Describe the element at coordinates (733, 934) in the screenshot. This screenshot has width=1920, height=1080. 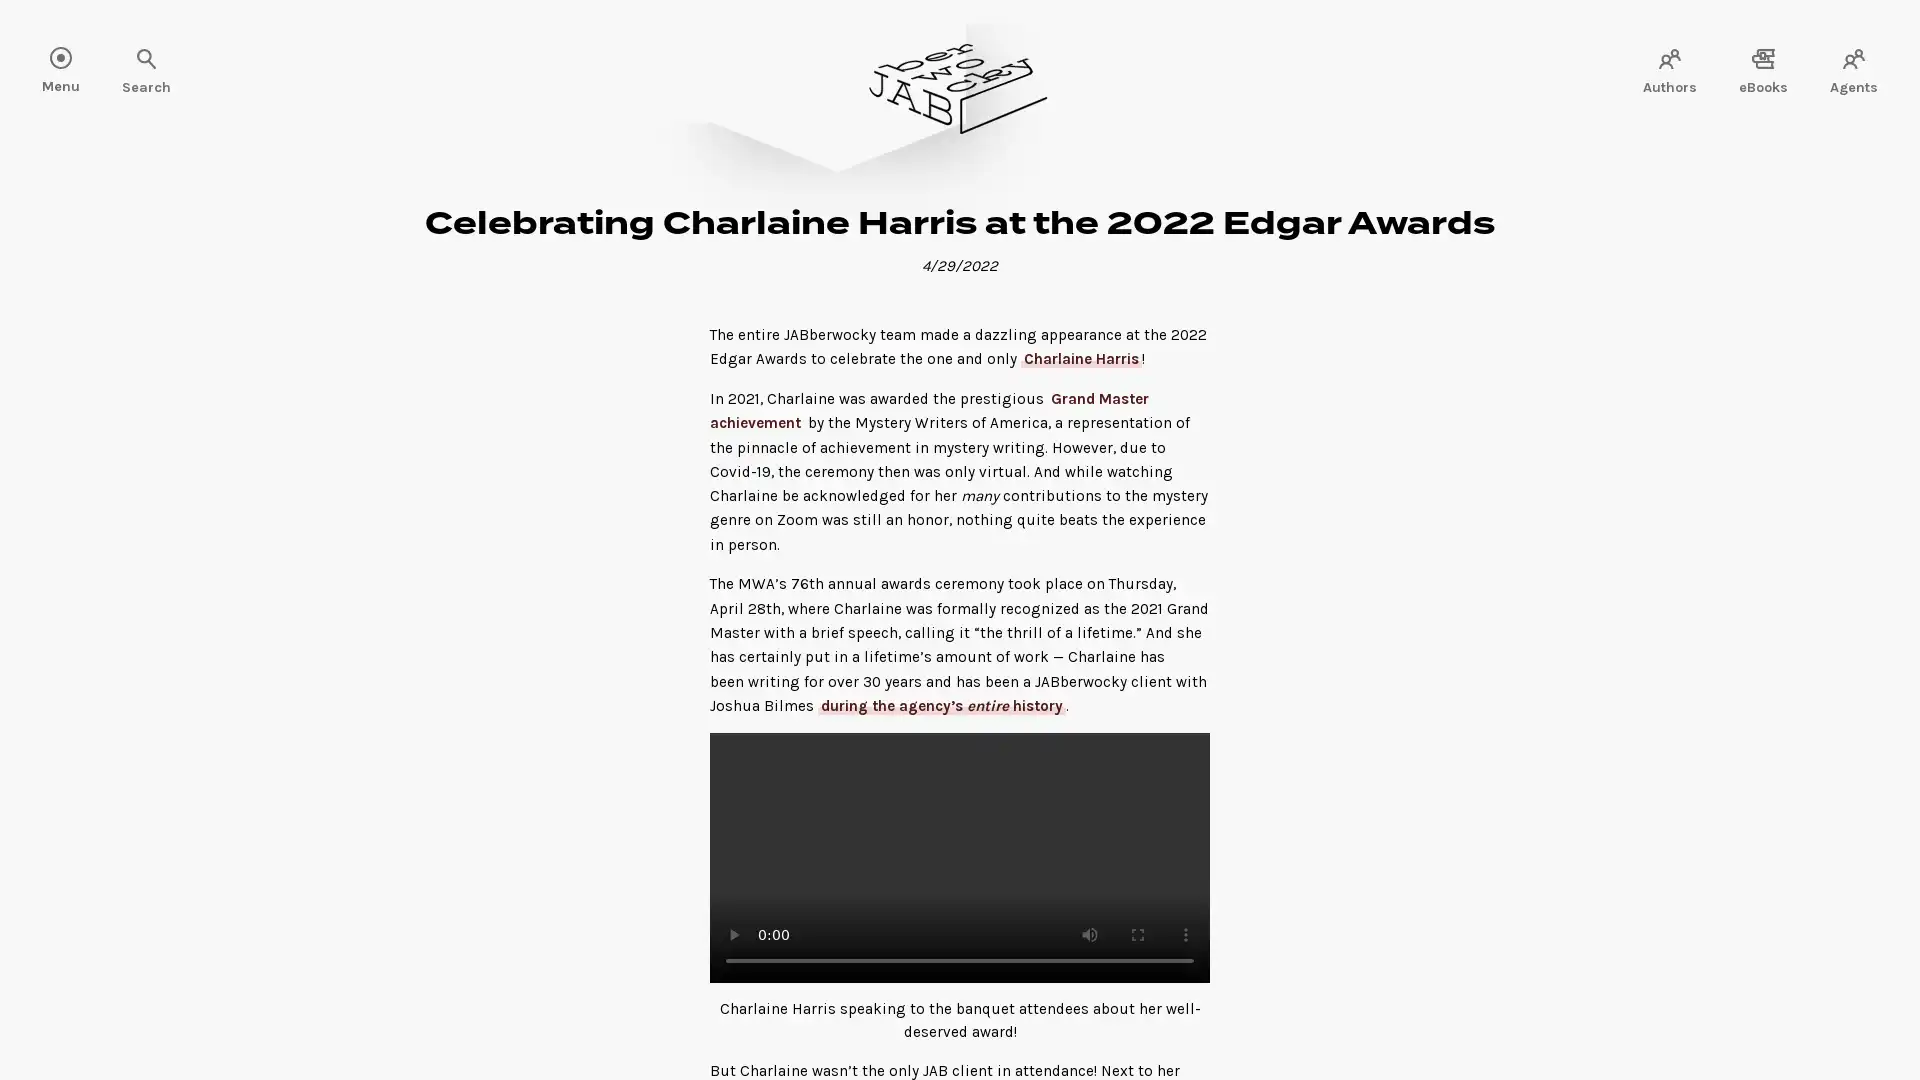
I see `play` at that location.